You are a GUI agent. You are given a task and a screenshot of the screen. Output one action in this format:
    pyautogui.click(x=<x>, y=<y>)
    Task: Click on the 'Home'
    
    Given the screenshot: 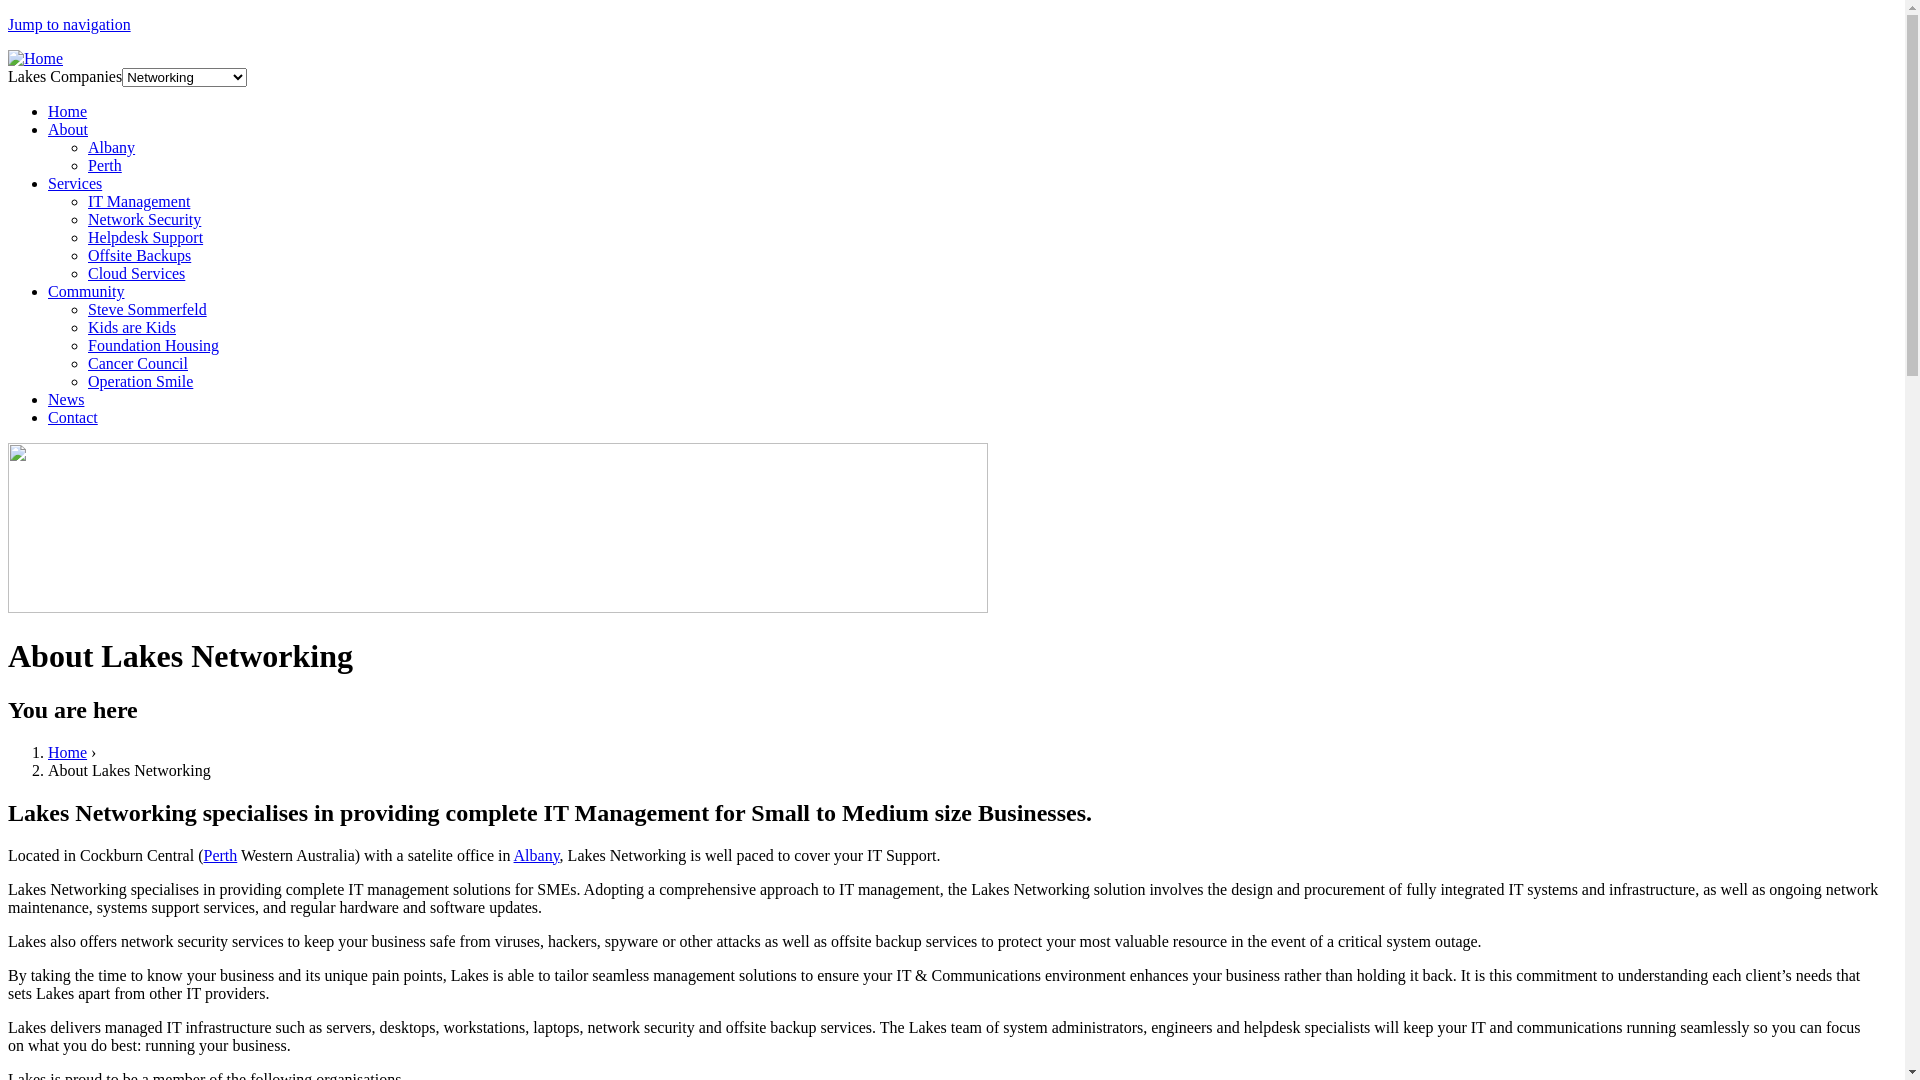 What is the action you would take?
    pyautogui.click(x=67, y=111)
    